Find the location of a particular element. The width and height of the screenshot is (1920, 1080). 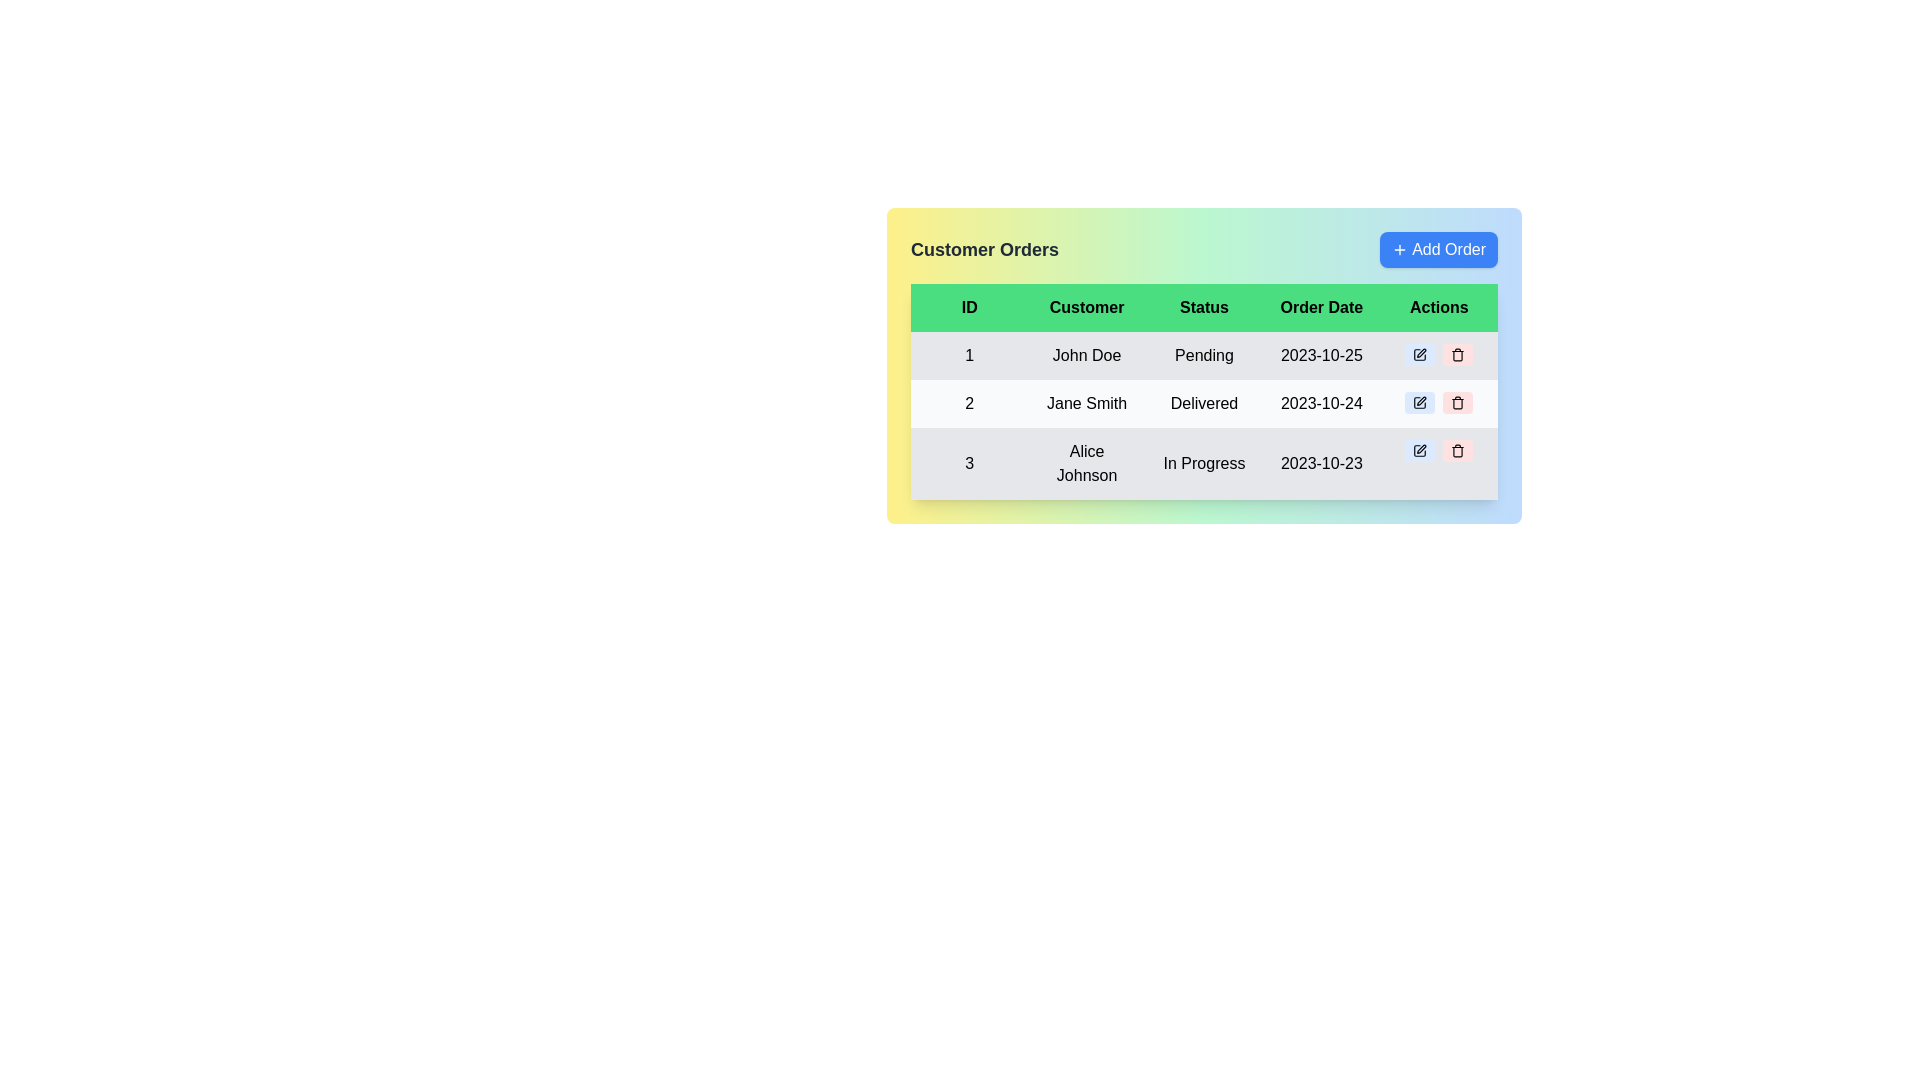

the table cell displaying the text 'Jane Smith' which is located in the second column of the second row within a table layout is located at coordinates (1086, 404).